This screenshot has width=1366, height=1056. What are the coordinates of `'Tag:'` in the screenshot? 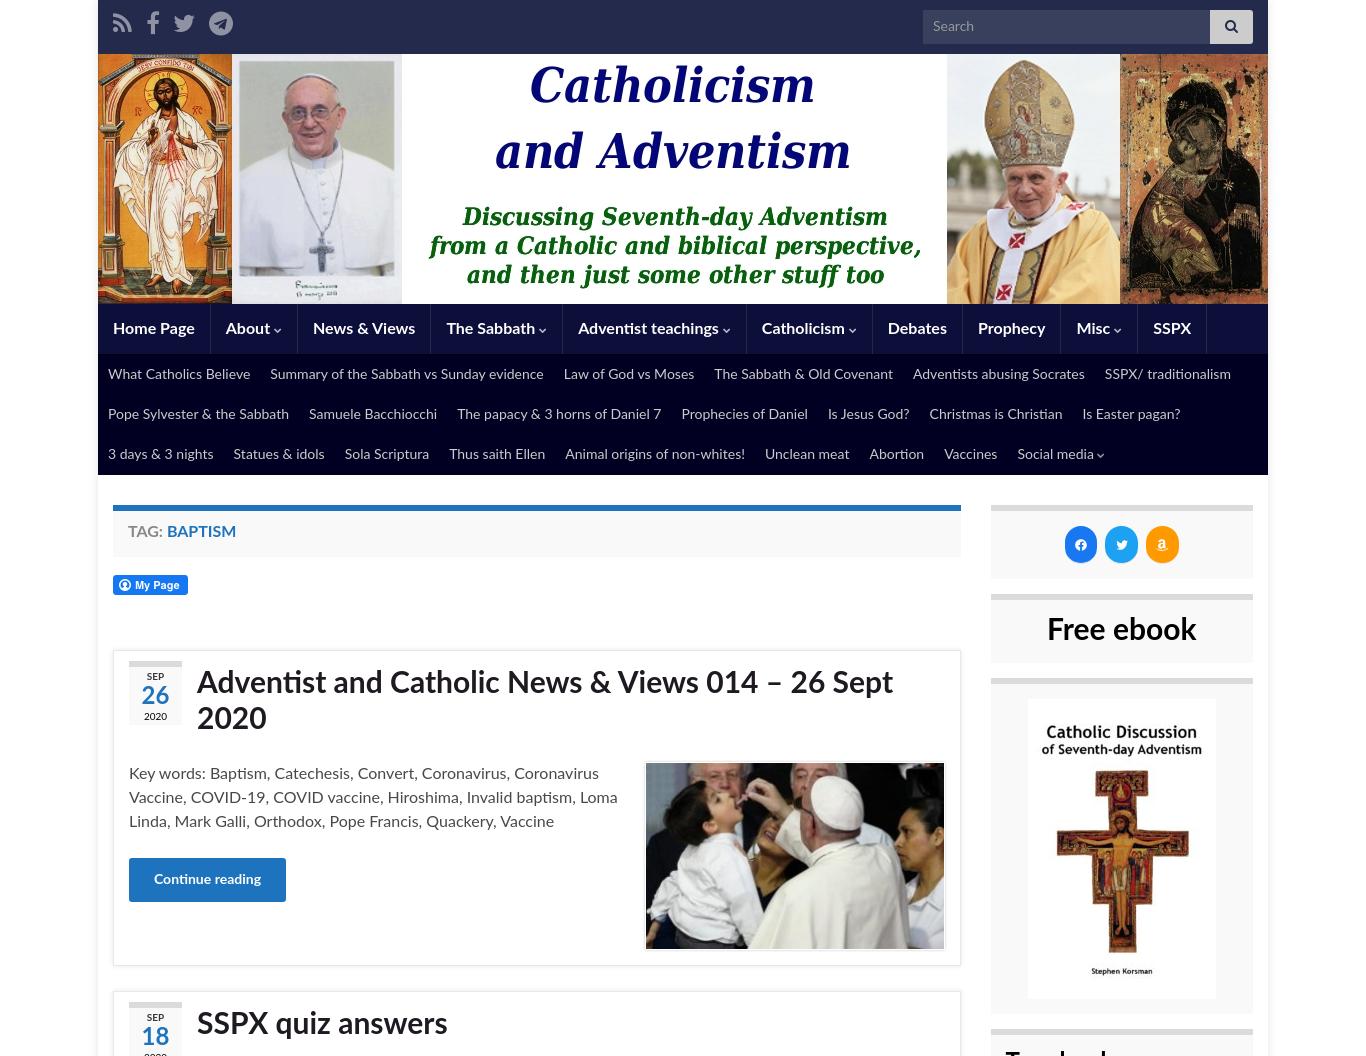 It's located at (145, 532).